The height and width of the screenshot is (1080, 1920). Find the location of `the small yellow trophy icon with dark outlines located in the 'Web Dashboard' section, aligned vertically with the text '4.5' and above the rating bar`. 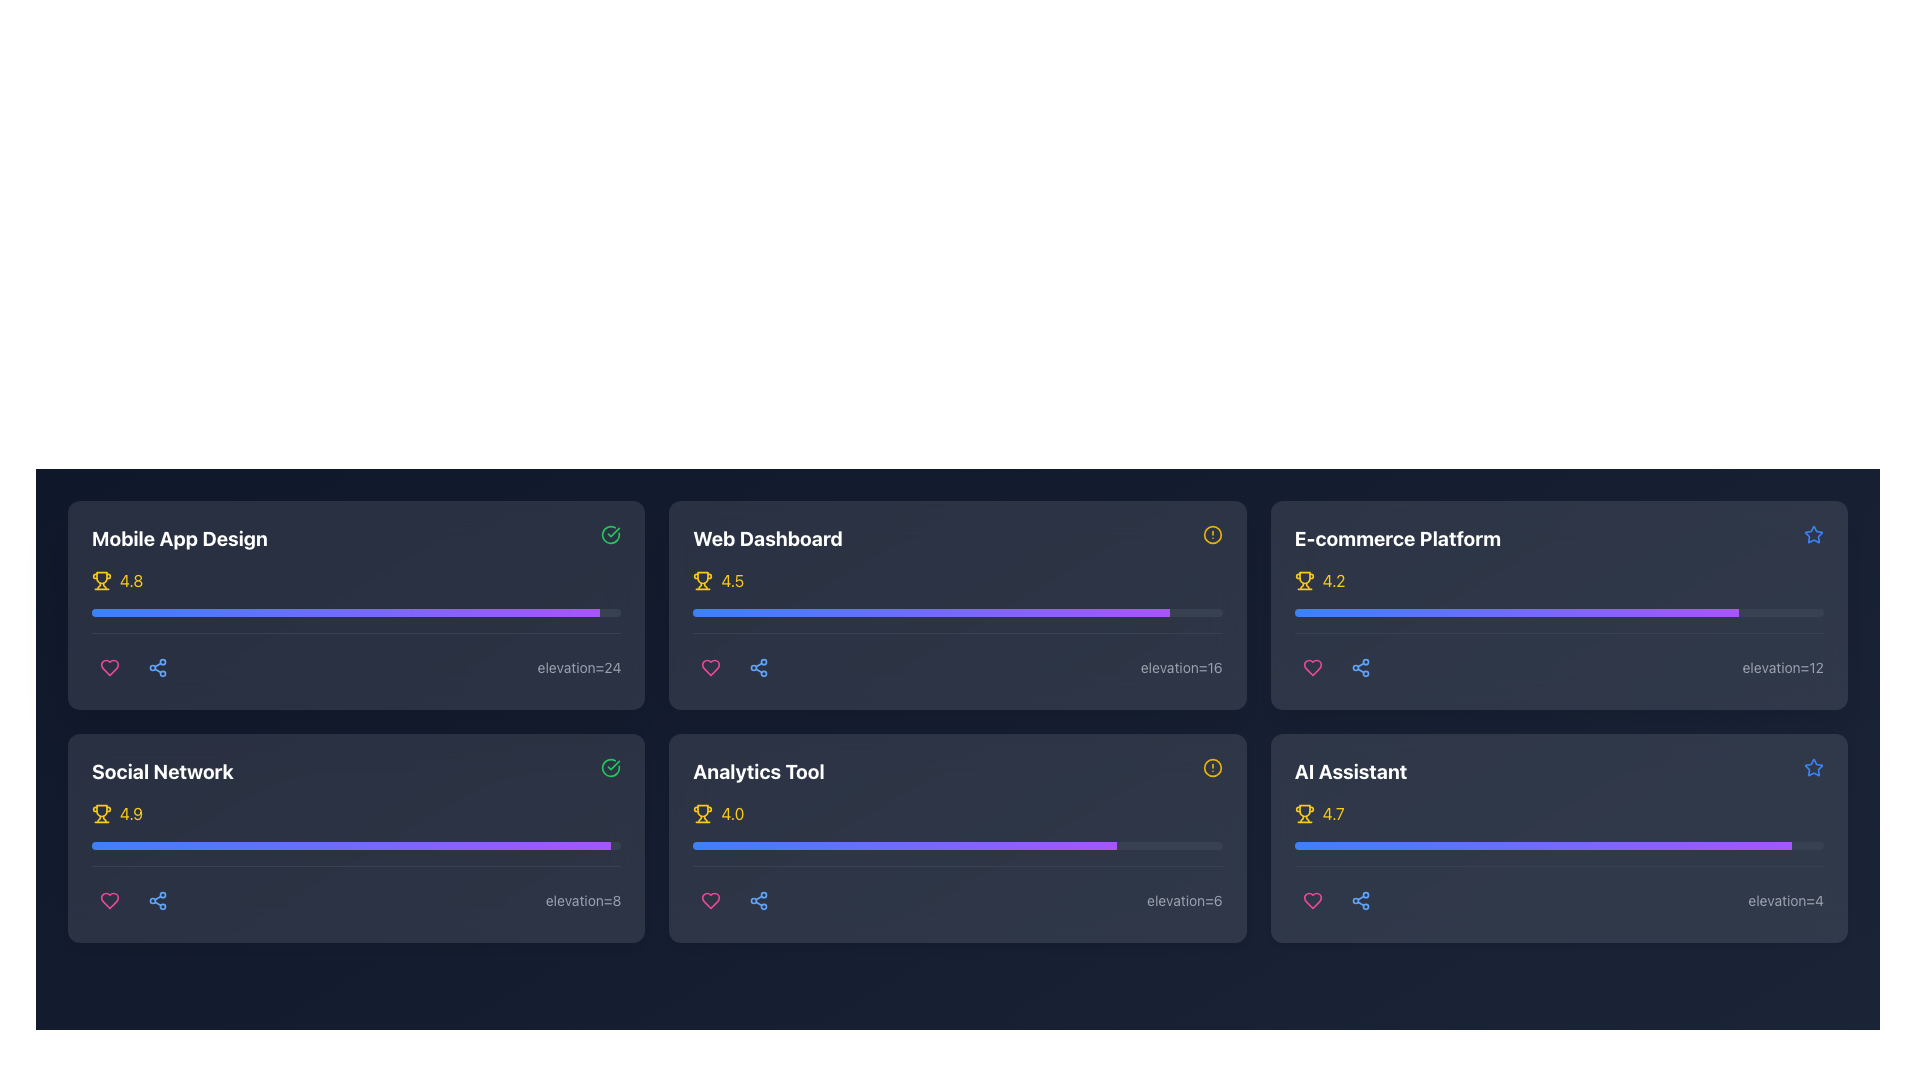

the small yellow trophy icon with dark outlines located in the 'Web Dashboard' section, aligned vertically with the text '4.5' and above the rating bar is located at coordinates (703, 581).